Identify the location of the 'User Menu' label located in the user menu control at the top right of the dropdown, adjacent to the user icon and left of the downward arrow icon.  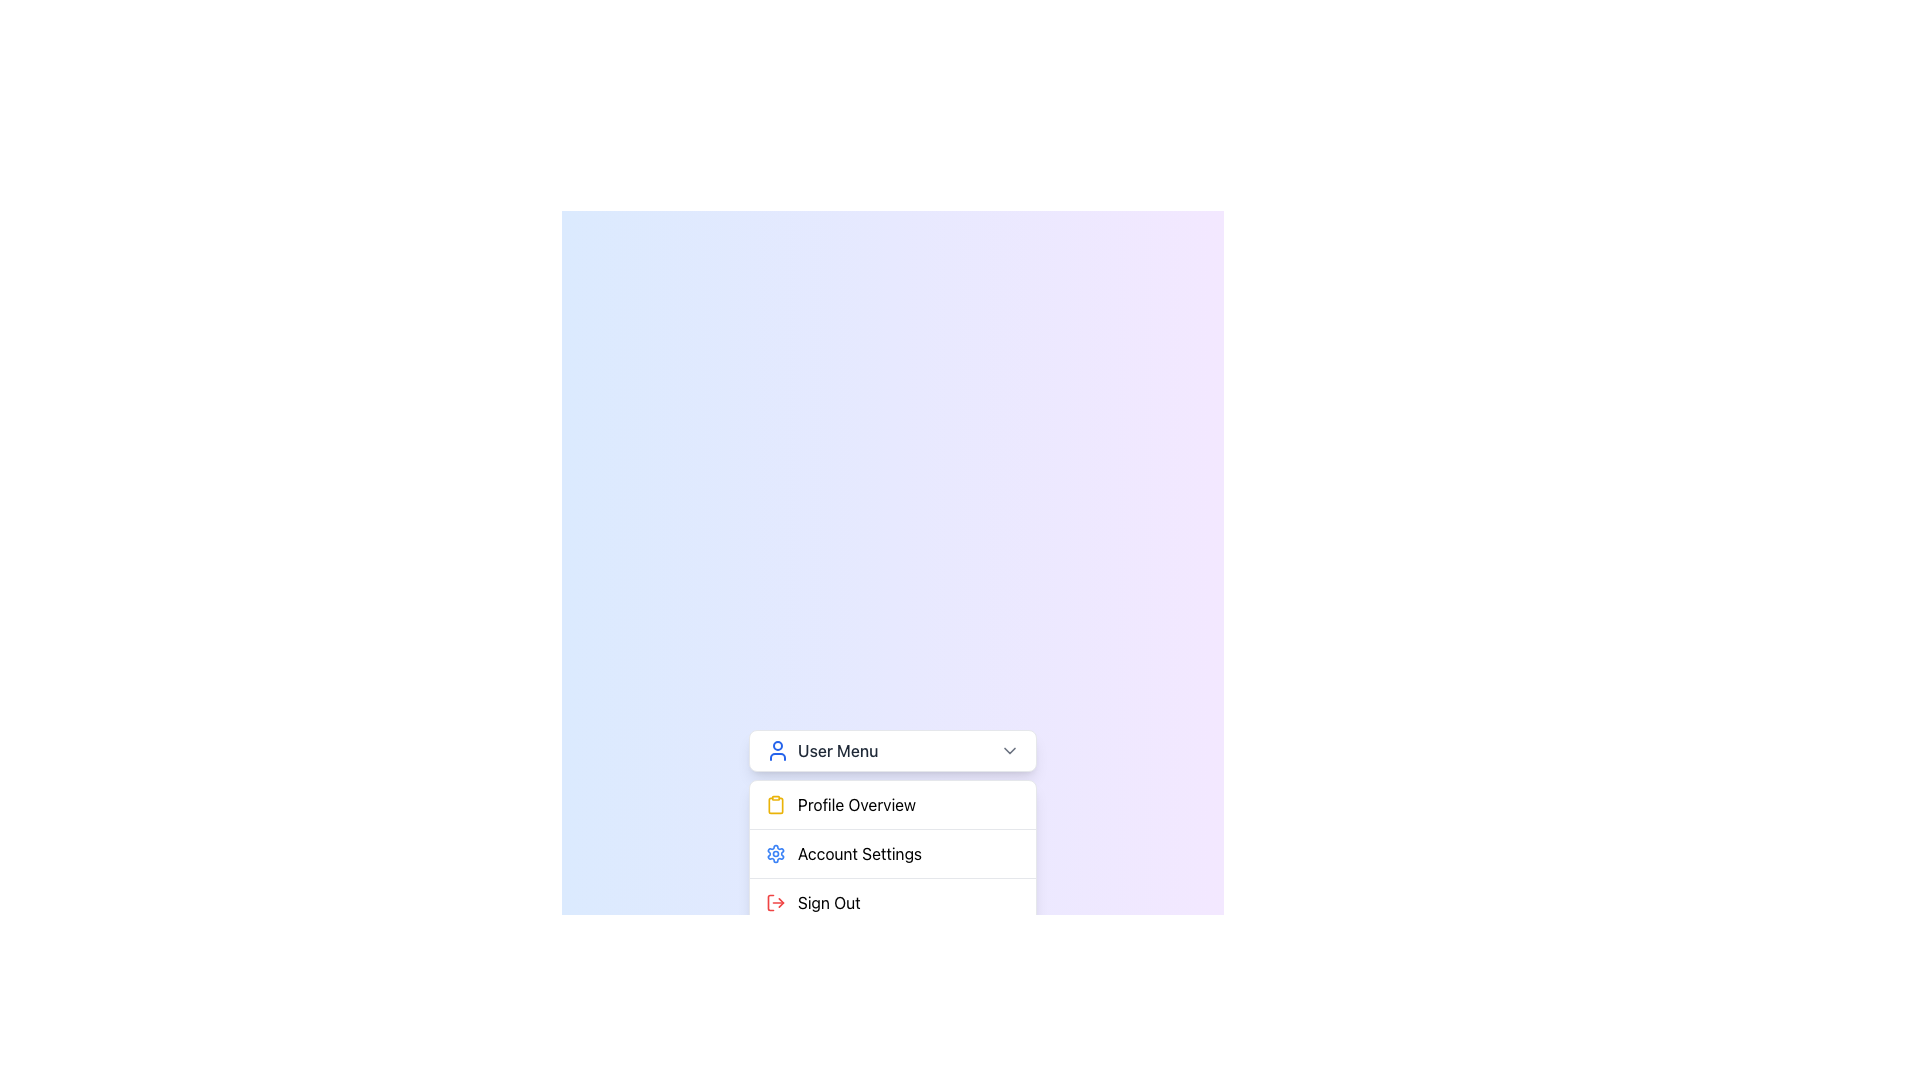
(822, 751).